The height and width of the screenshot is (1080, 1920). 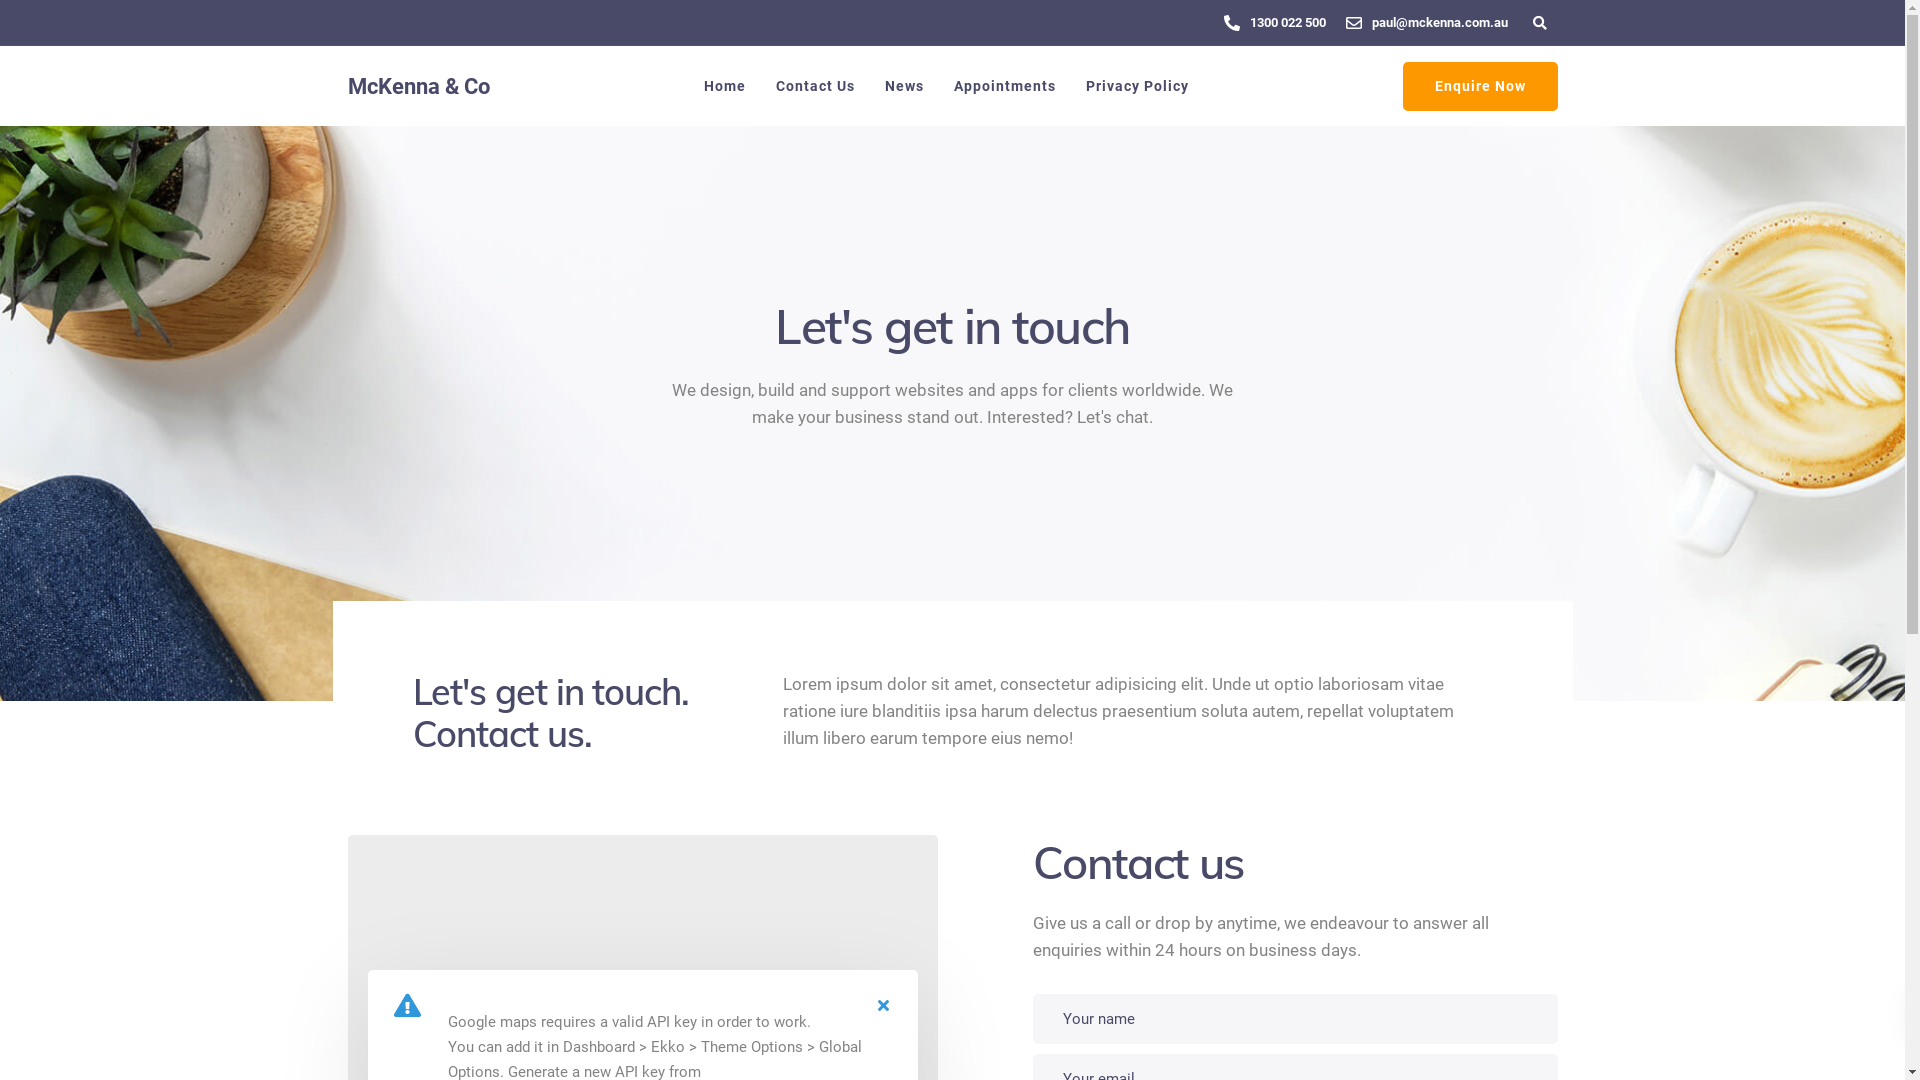 What do you see at coordinates (1444, 22) in the screenshot?
I see `'paul@mckenna.com.au'` at bounding box center [1444, 22].